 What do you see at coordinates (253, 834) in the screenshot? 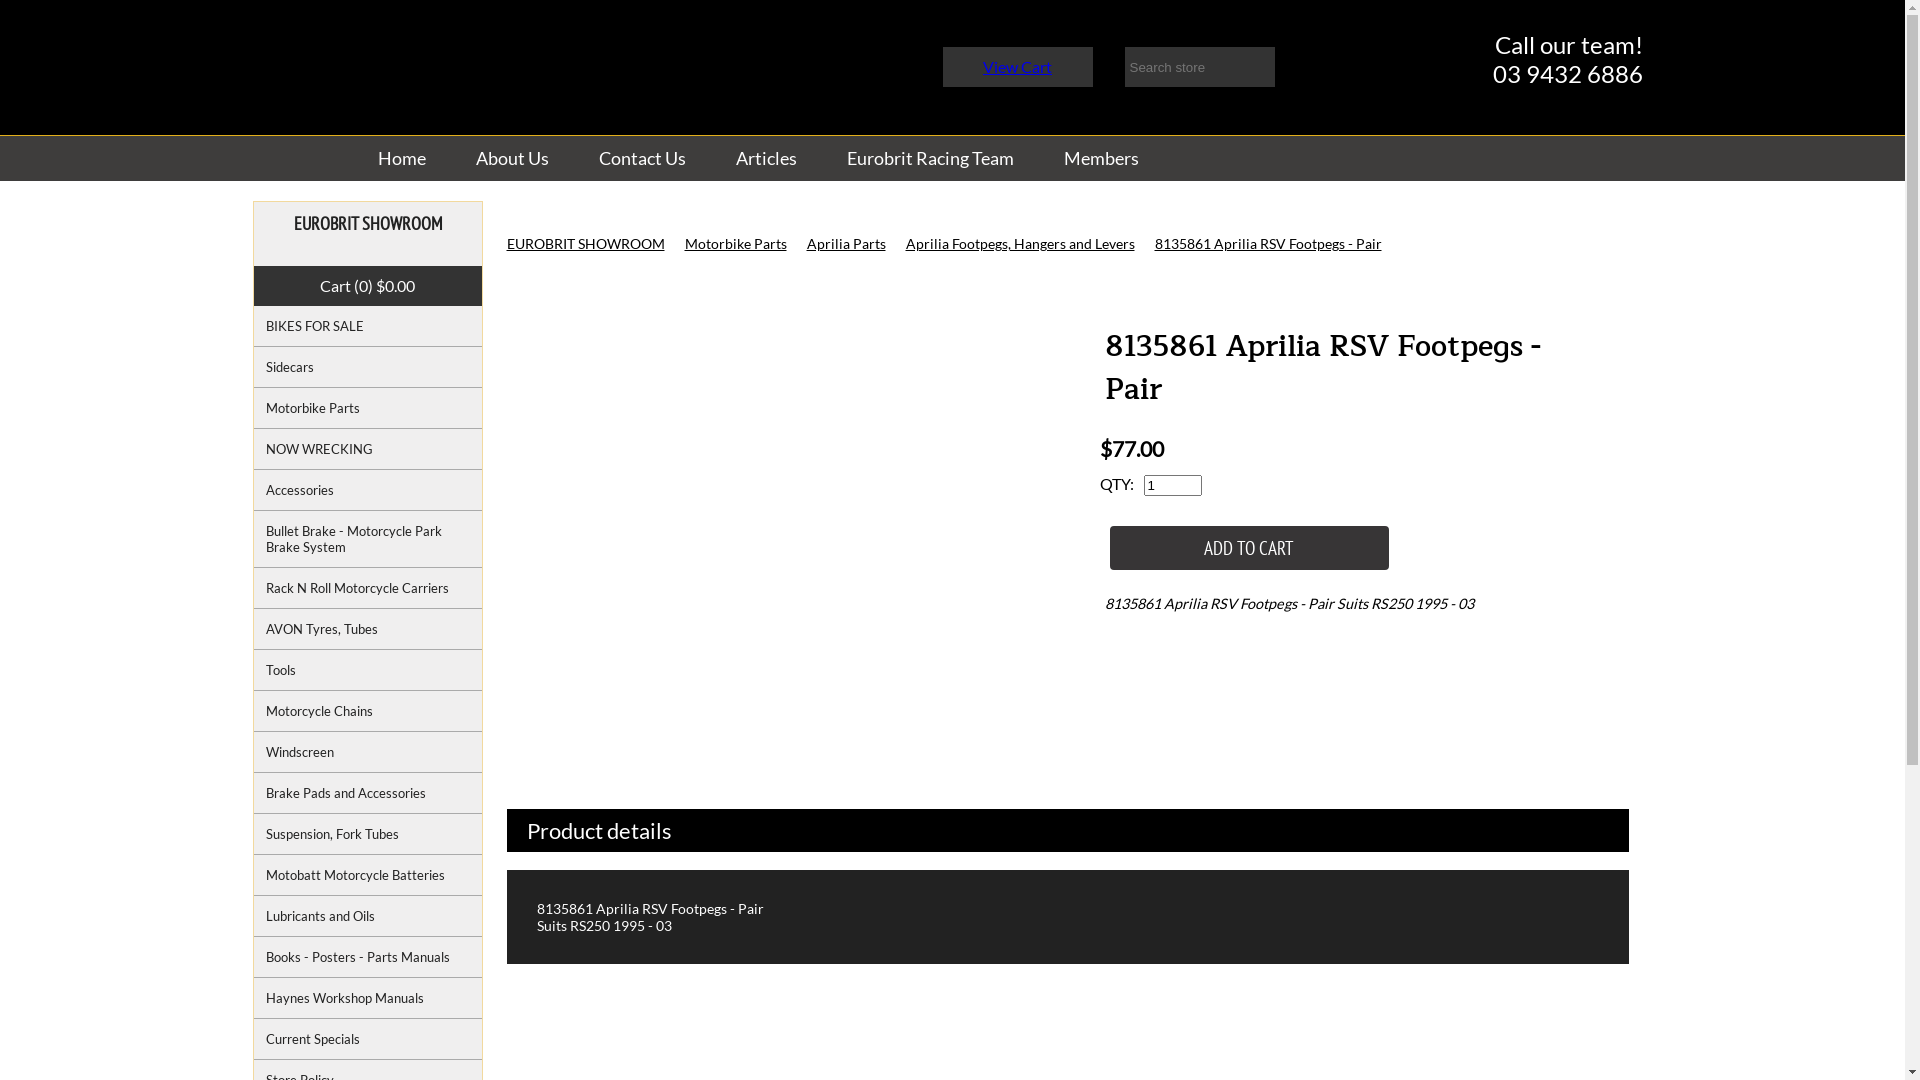
I see `'Suspension, Fork Tubes'` at bounding box center [253, 834].